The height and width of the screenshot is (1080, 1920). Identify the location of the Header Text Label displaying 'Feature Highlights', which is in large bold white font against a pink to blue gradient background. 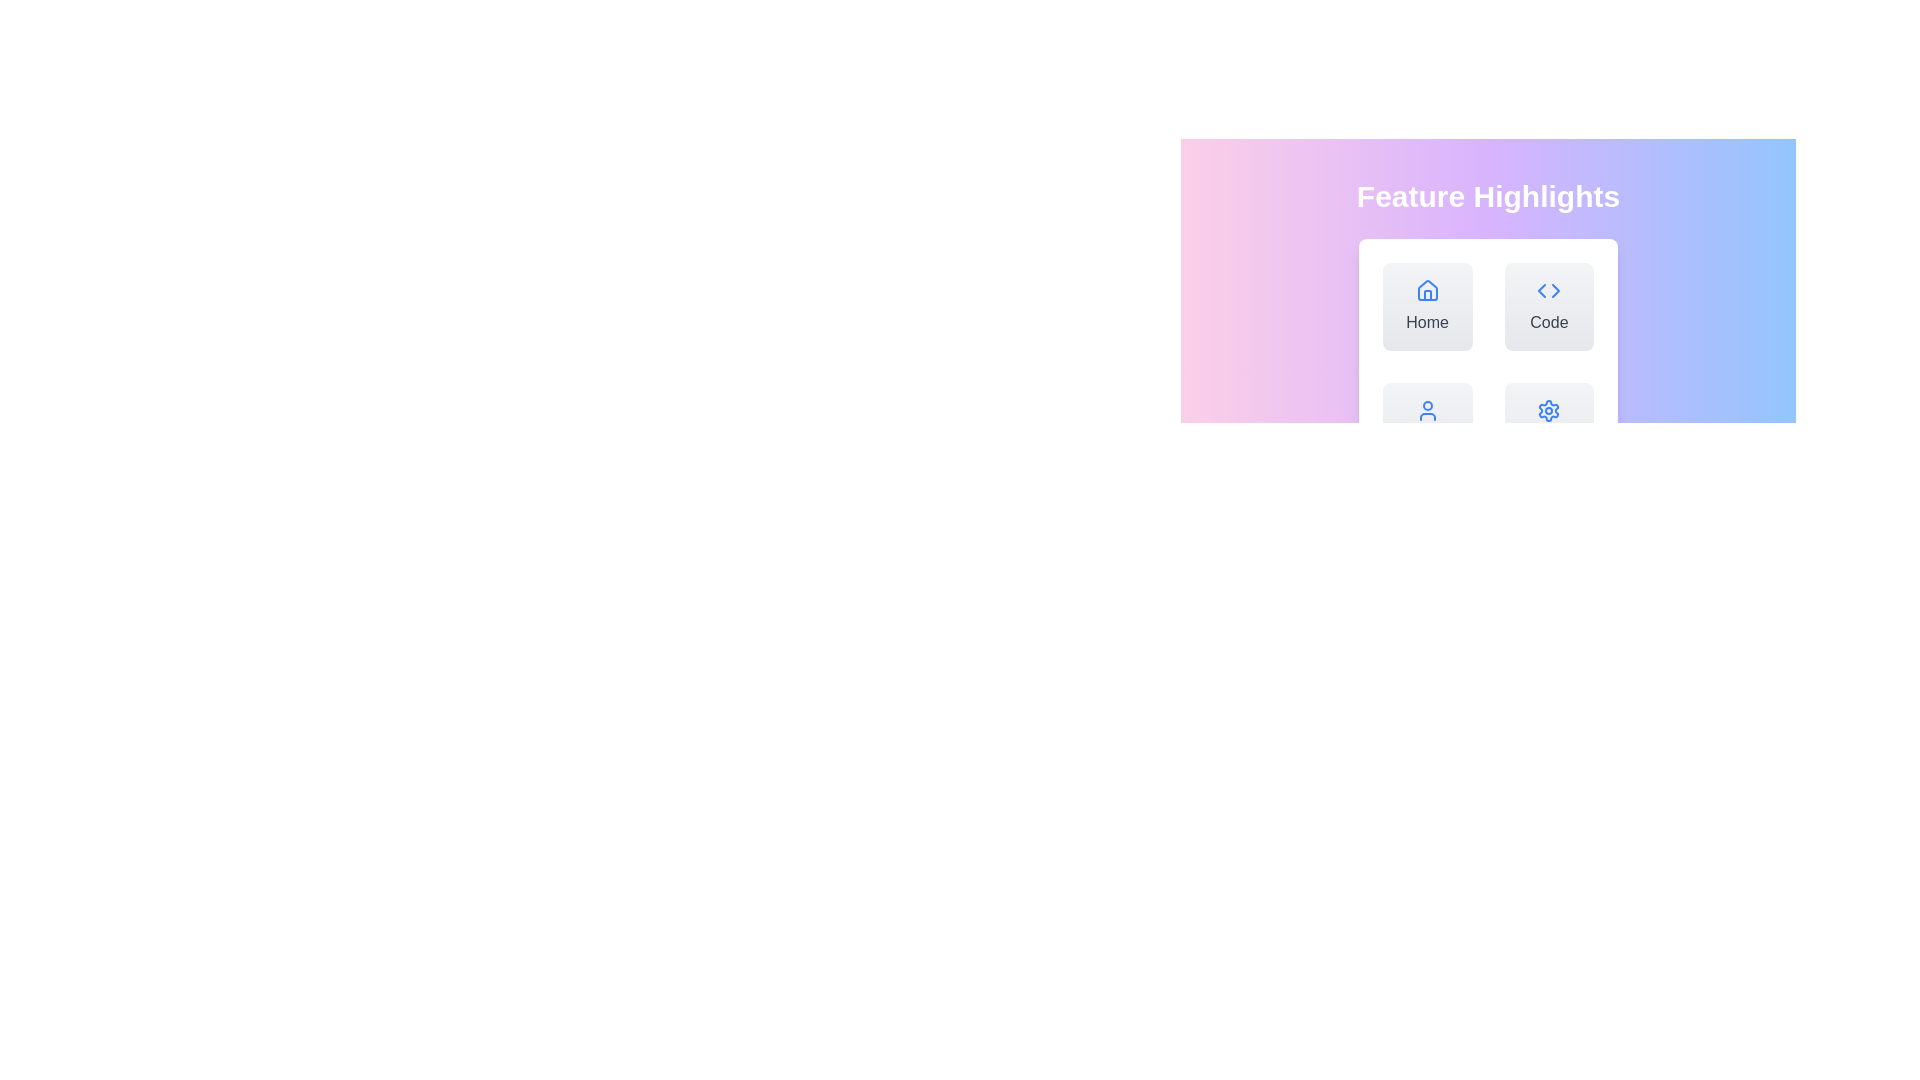
(1488, 196).